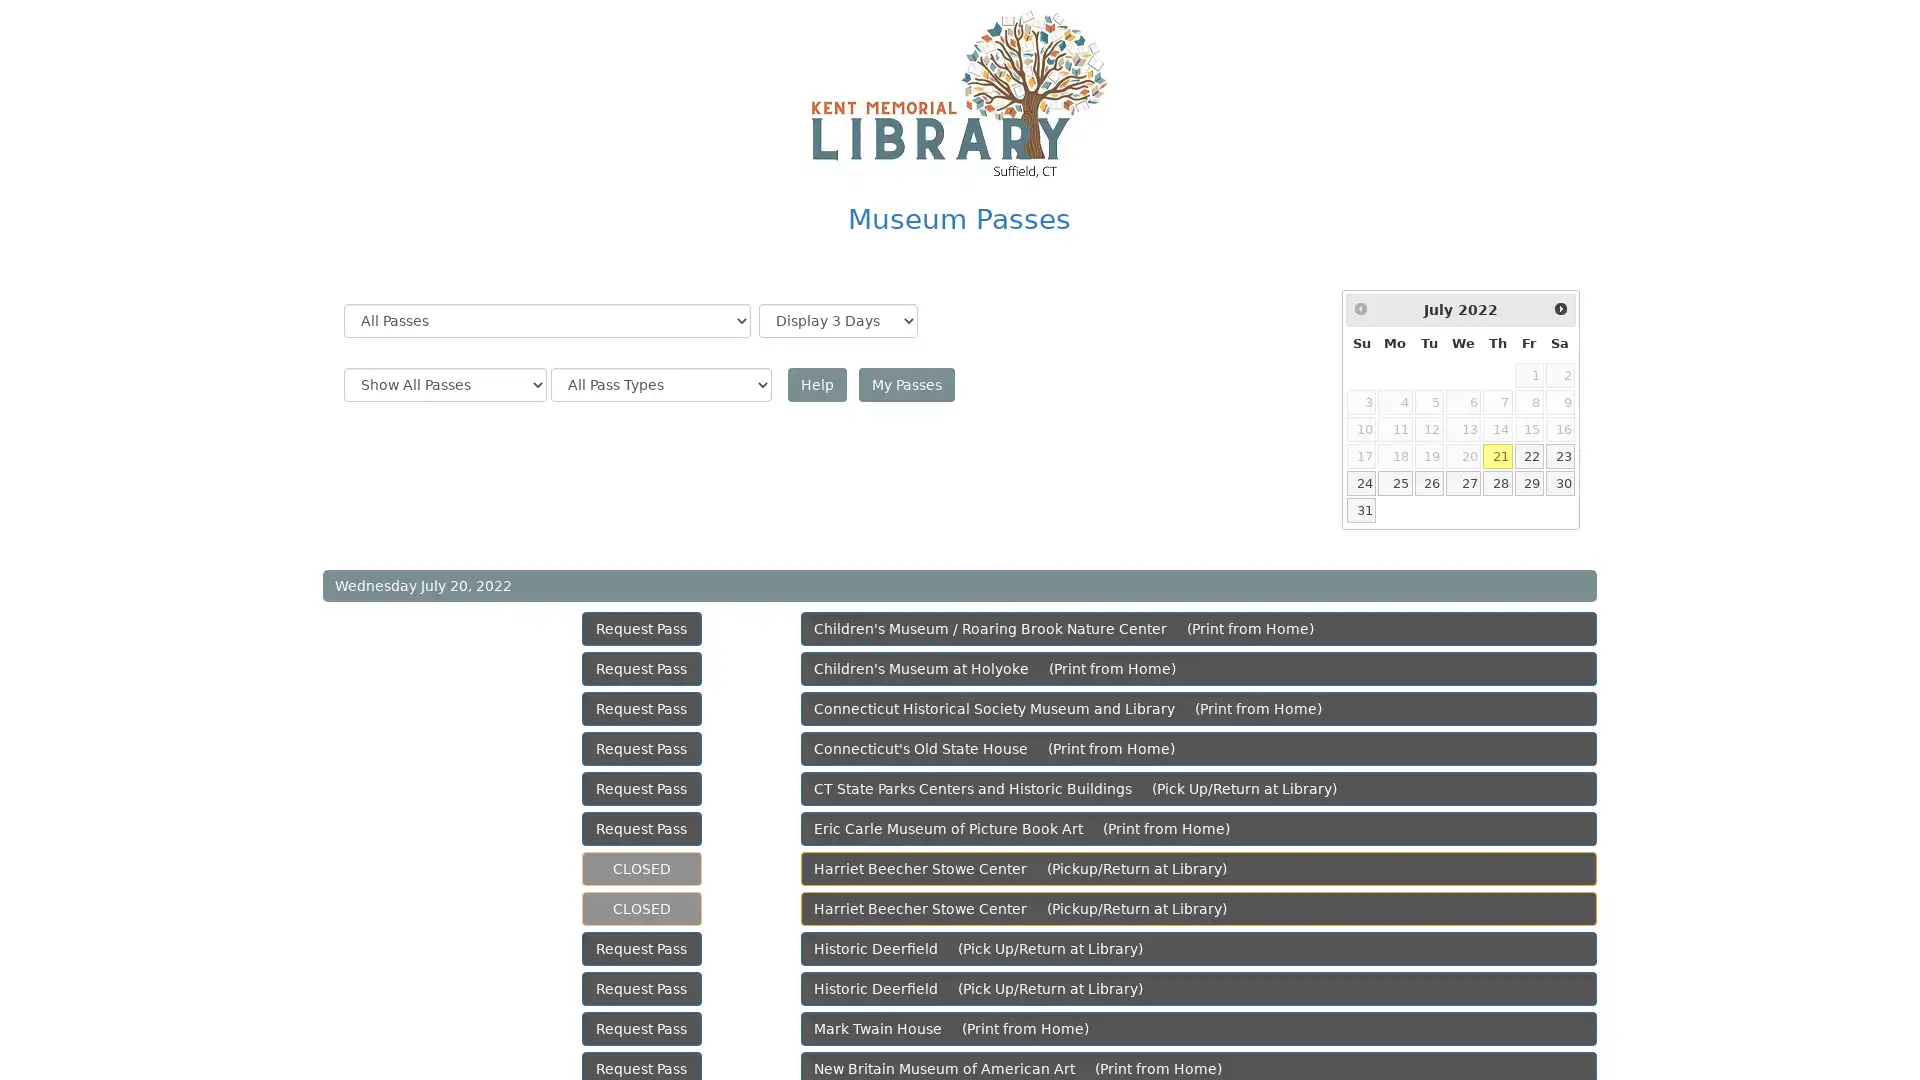 This screenshot has height=1080, width=1920. I want to click on Children's Museum at Holyoke     (Print from Home), so click(1198, 668).